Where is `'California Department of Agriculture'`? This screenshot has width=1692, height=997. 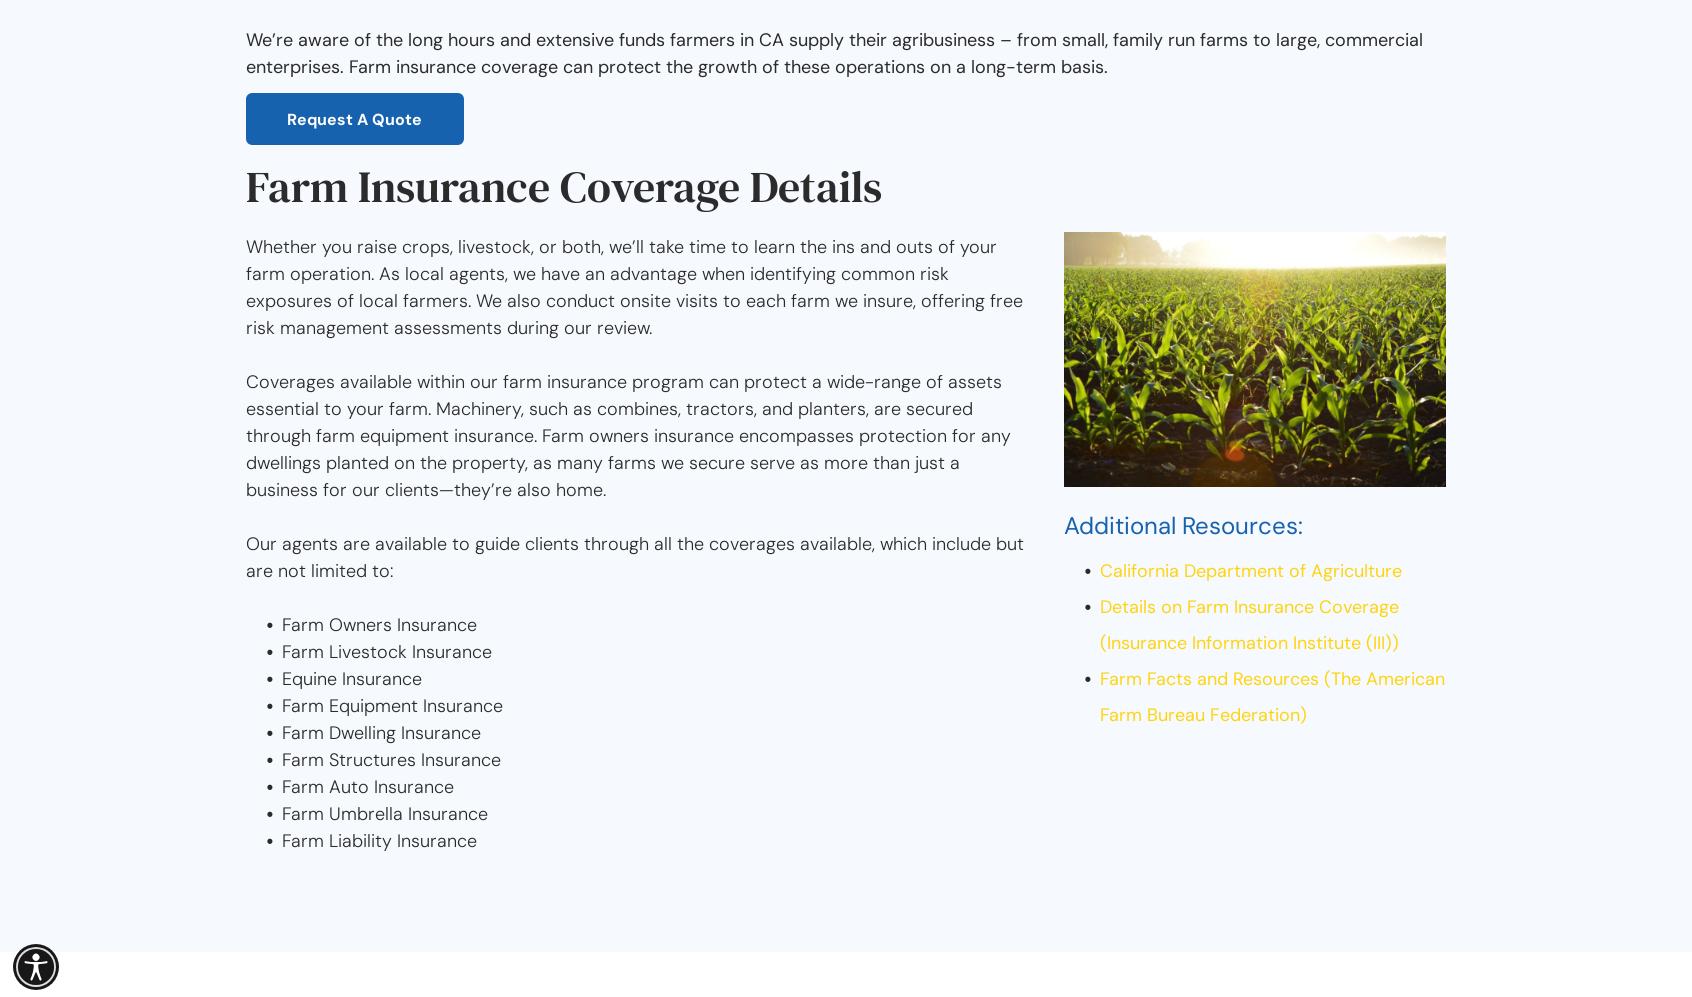
'California Department of Agriculture' is located at coordinates (1099, 569).